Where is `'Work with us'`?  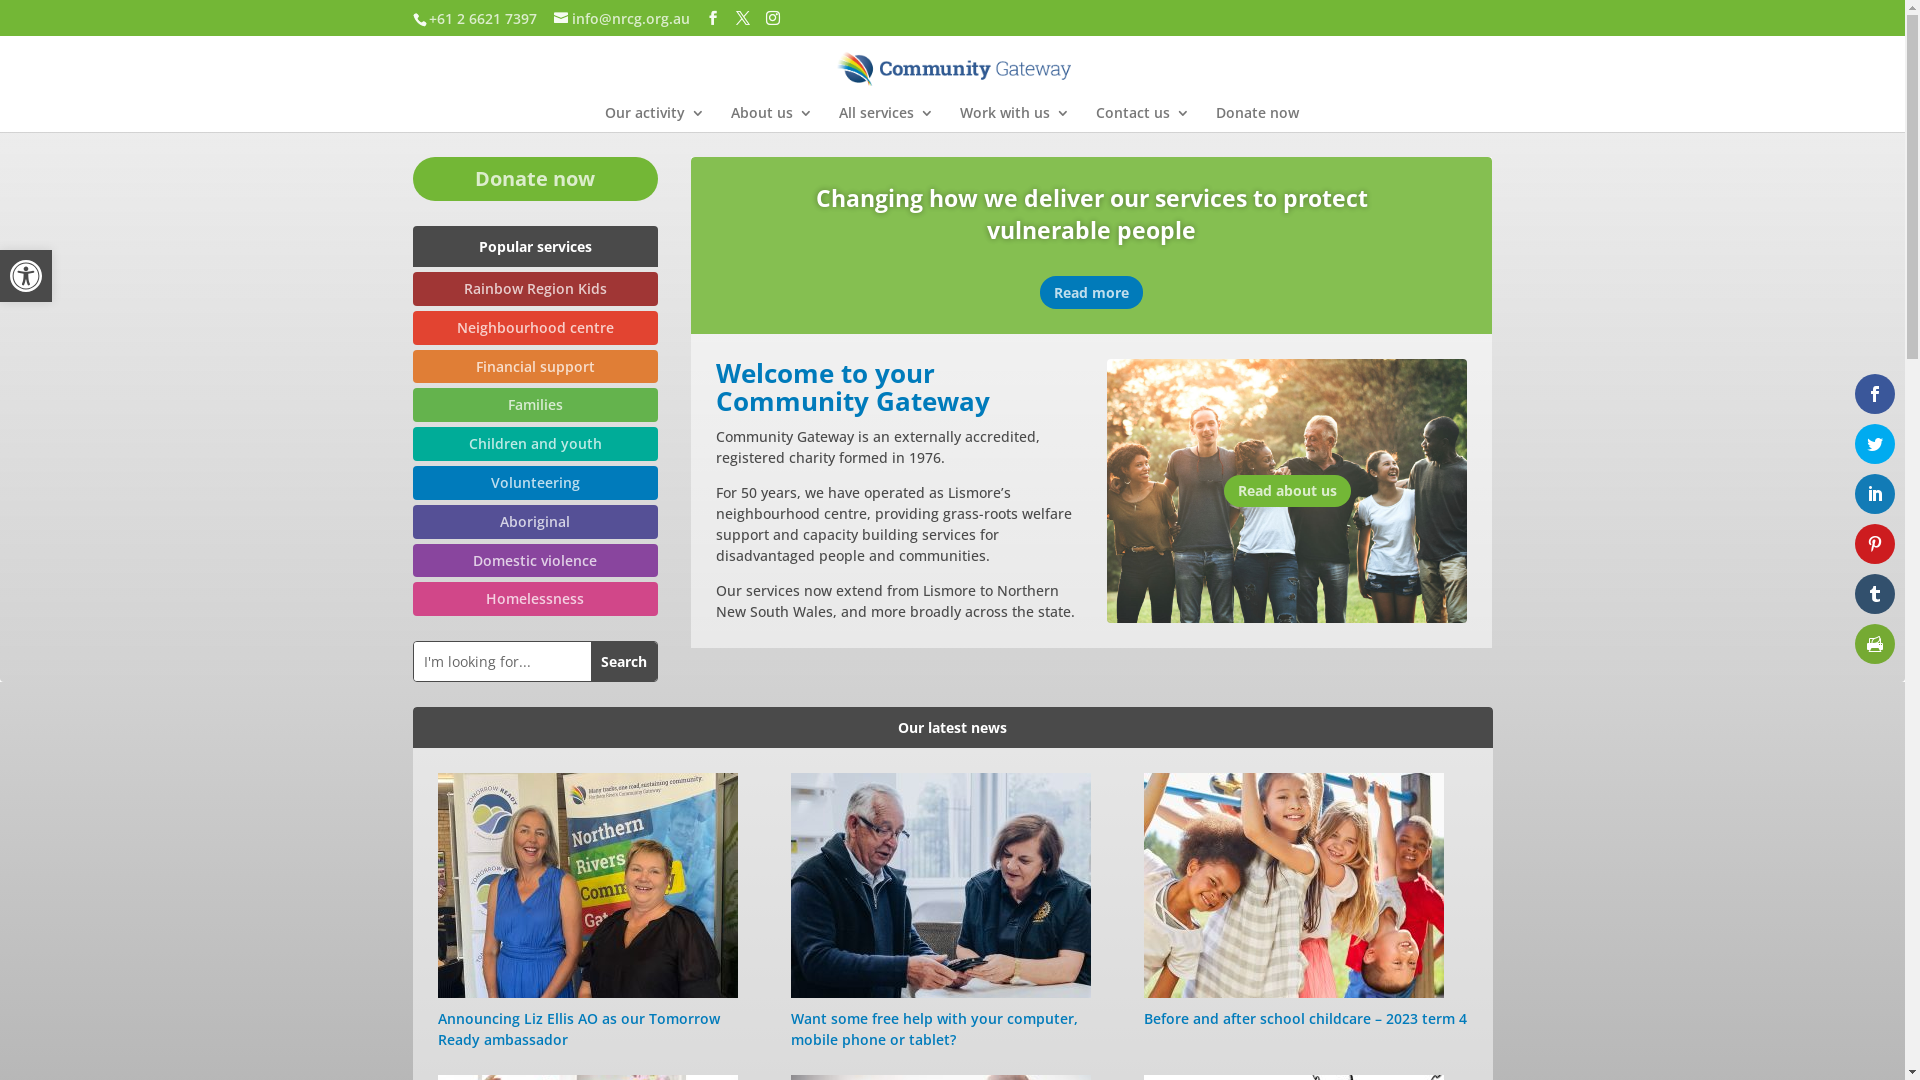
'Work with us' is located at coordinates (1014, 119).